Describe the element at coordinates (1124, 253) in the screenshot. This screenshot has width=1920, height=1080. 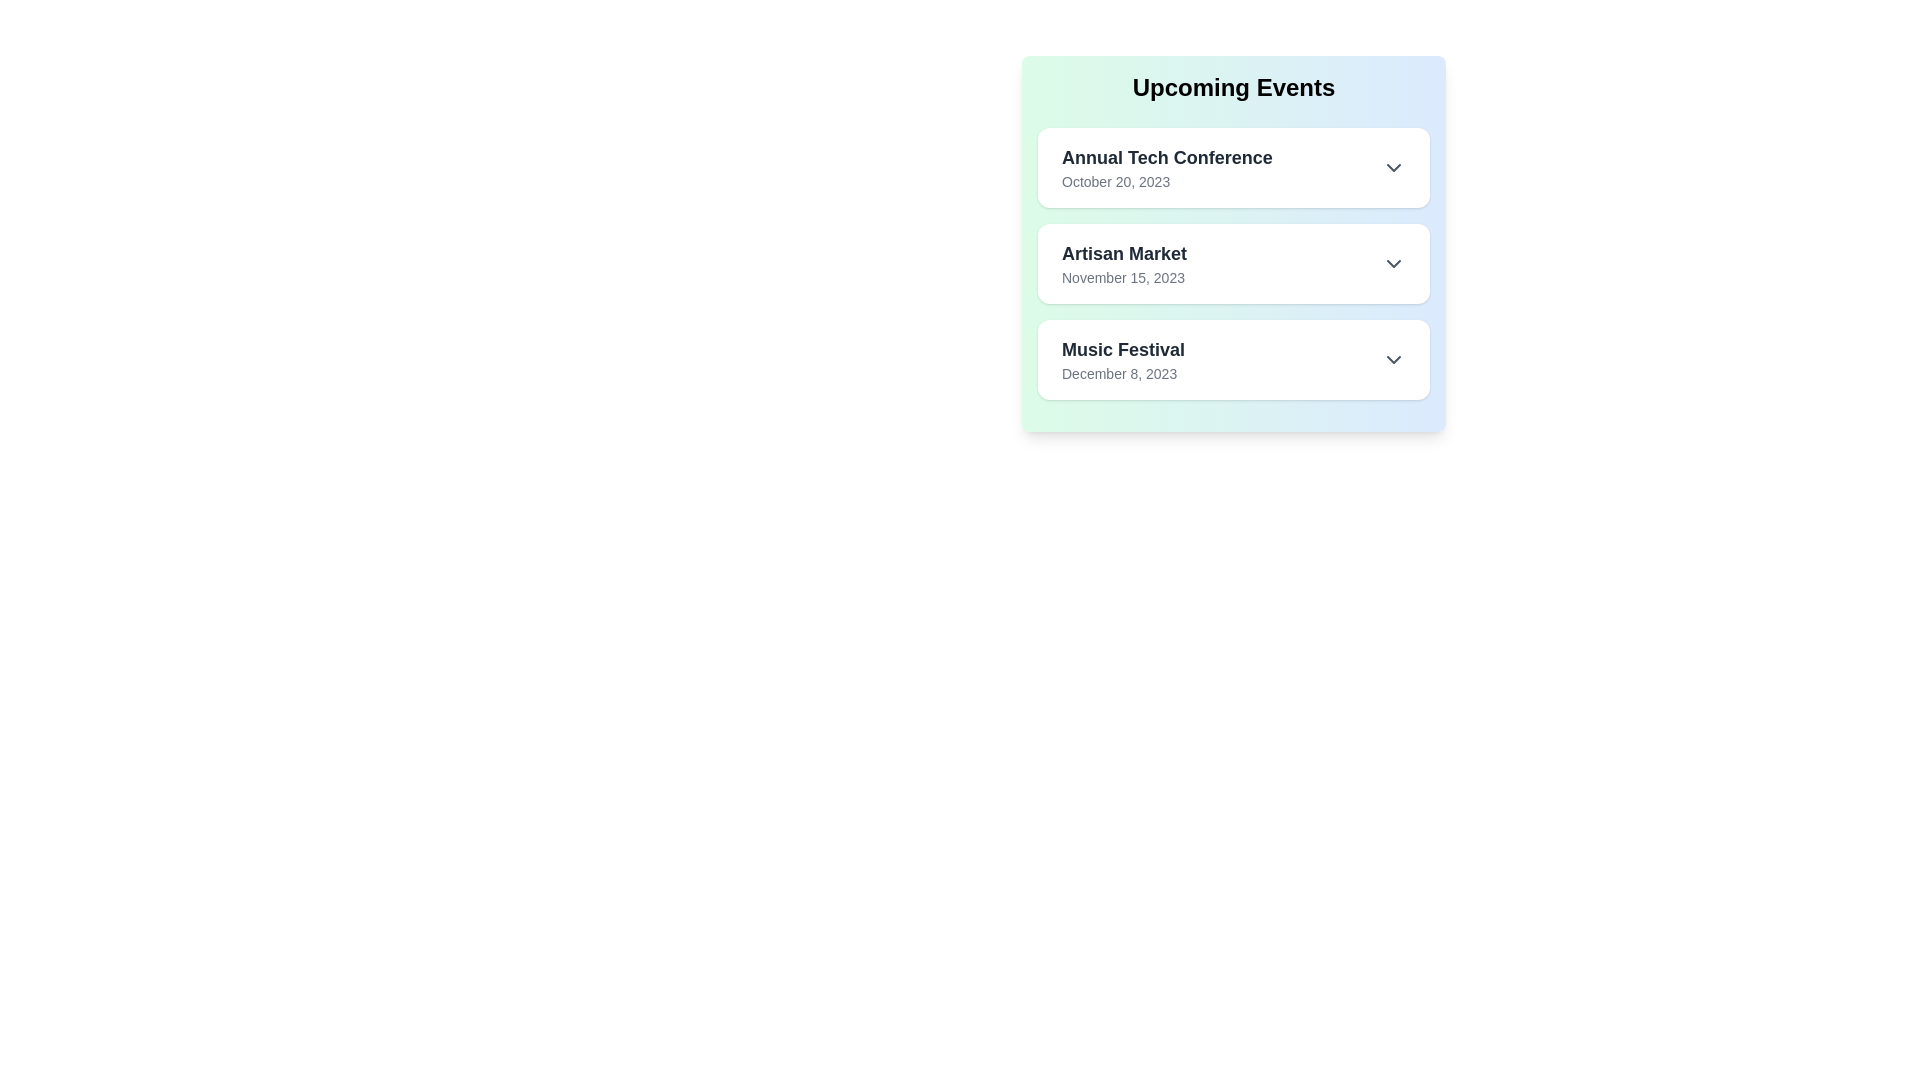
I see `the text label 'Artisan Market', which is styled with a bold font and dark gray color, positioned centrally within the second entry of the event list under 'Upcoming Events'` at that location.